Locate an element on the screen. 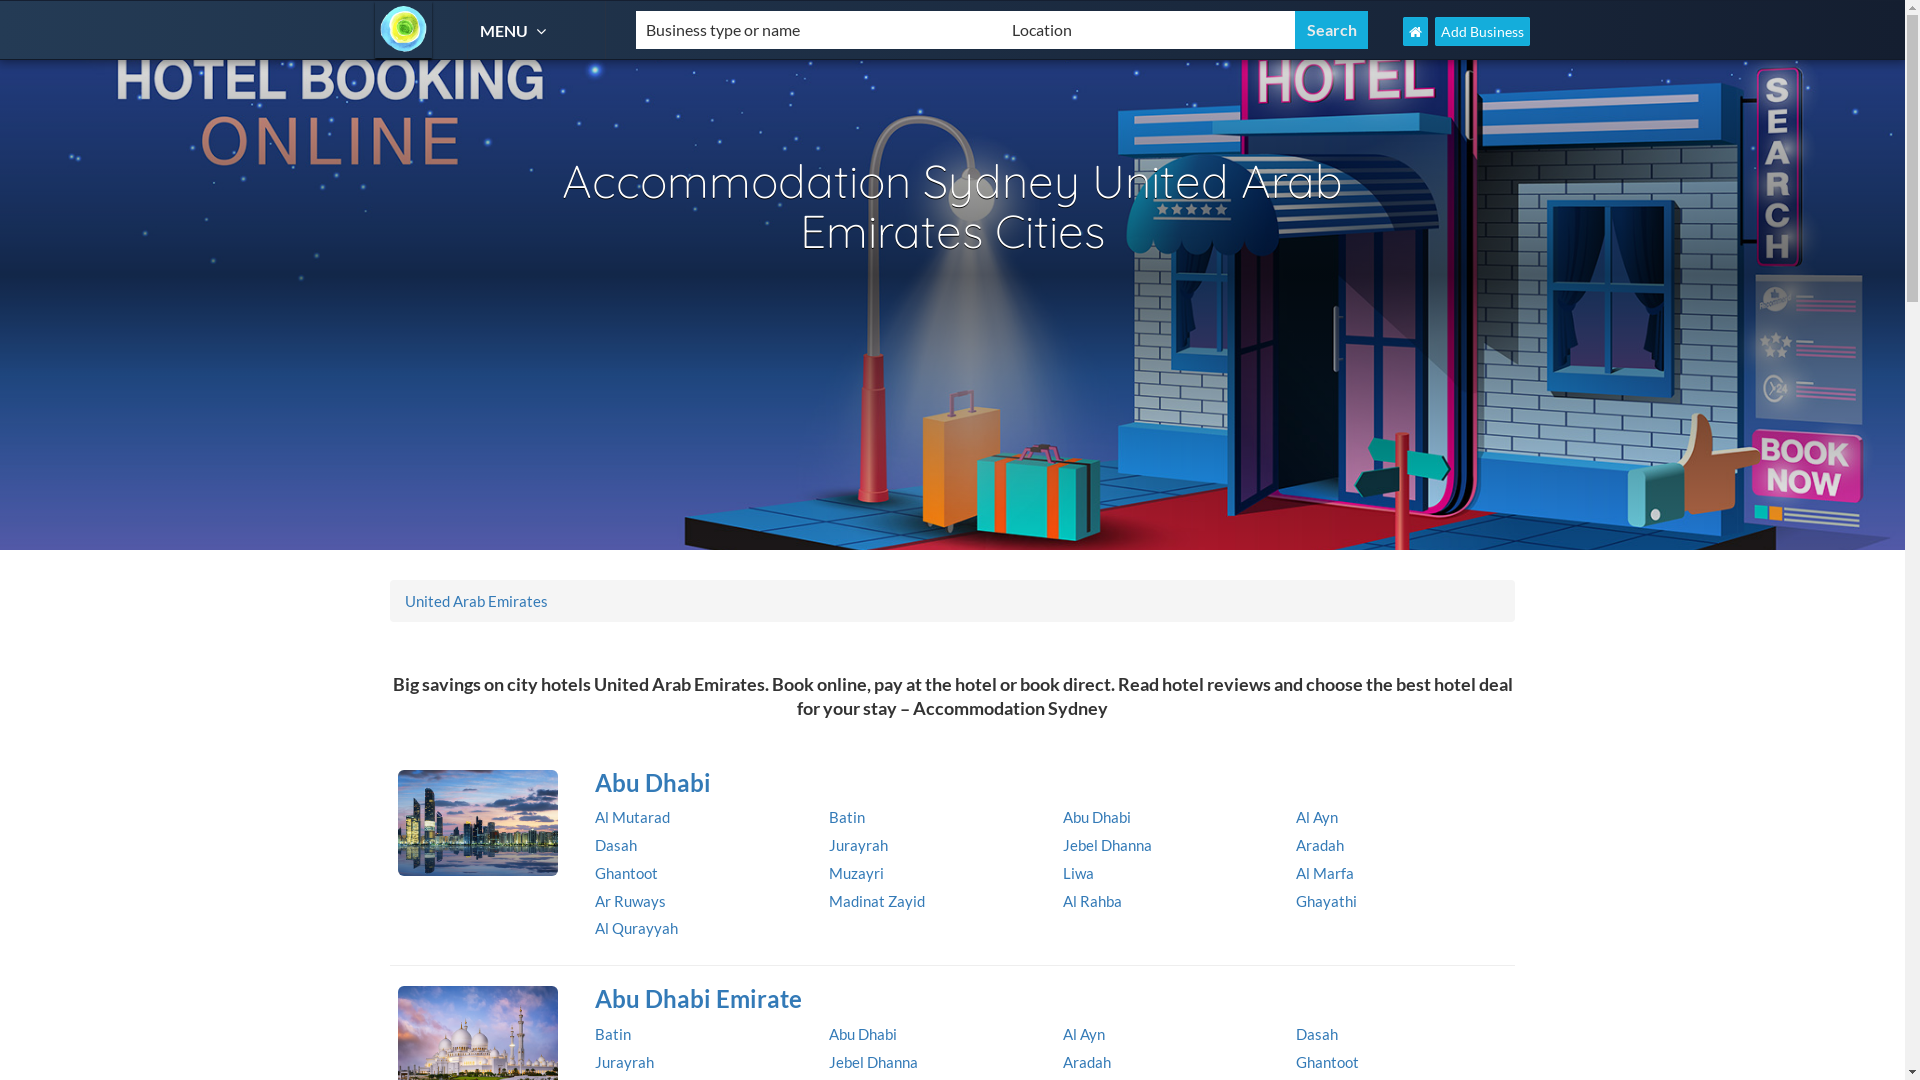 The width and height of the screenshot is (1920, 1080). 'Accommodation Sydney' is located at coordinates (402, 29).